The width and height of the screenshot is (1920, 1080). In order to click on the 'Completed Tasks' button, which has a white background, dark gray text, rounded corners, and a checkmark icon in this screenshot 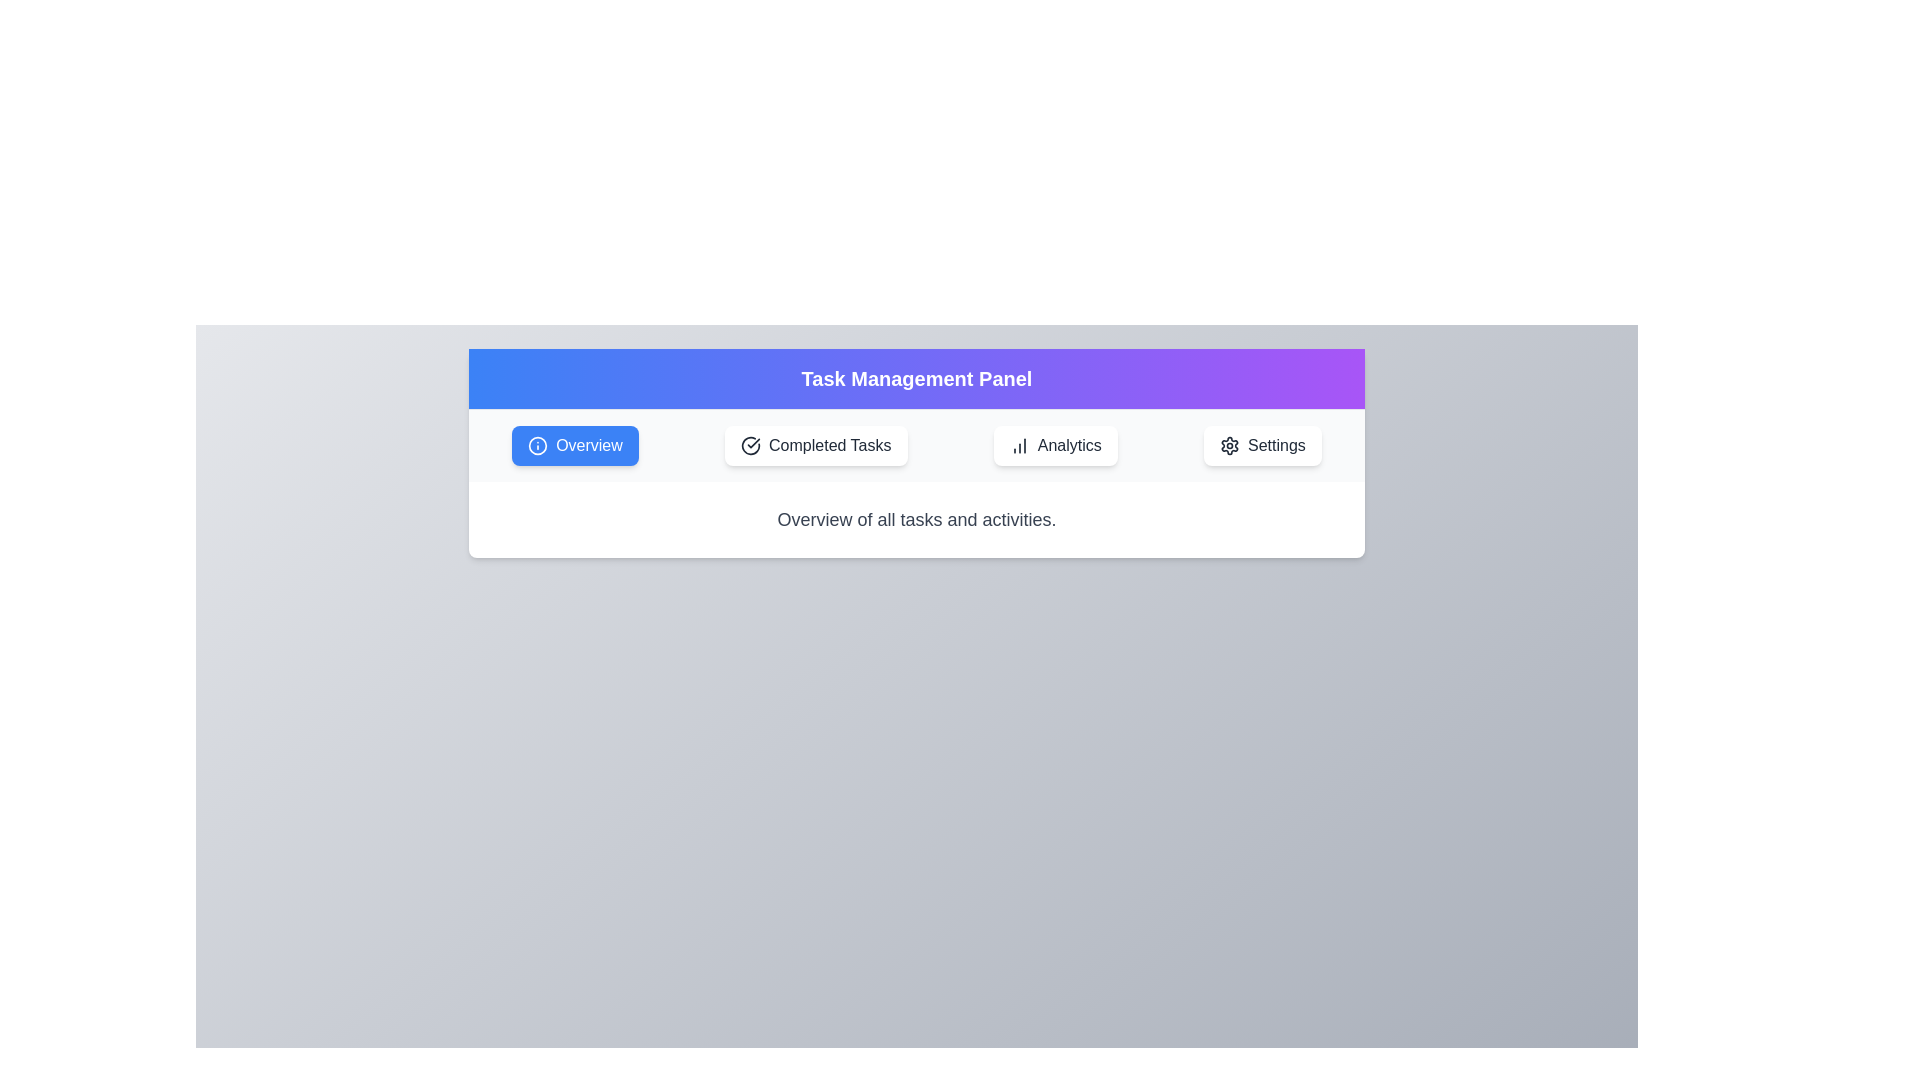, I will do `click(816, 445)`.